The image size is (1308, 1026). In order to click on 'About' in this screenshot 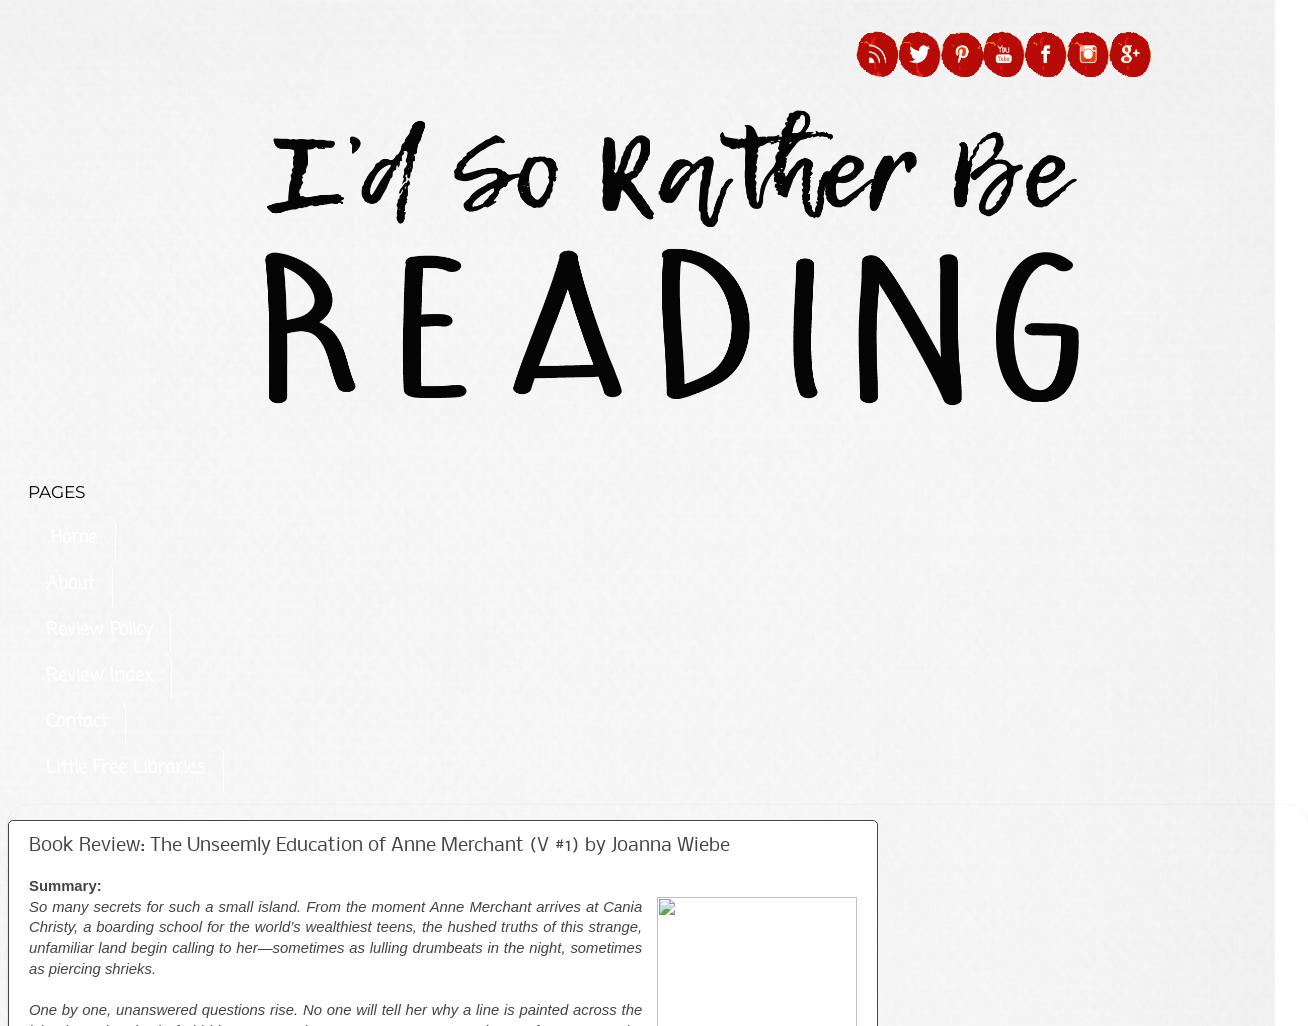, I will do `click(69, 582)`.